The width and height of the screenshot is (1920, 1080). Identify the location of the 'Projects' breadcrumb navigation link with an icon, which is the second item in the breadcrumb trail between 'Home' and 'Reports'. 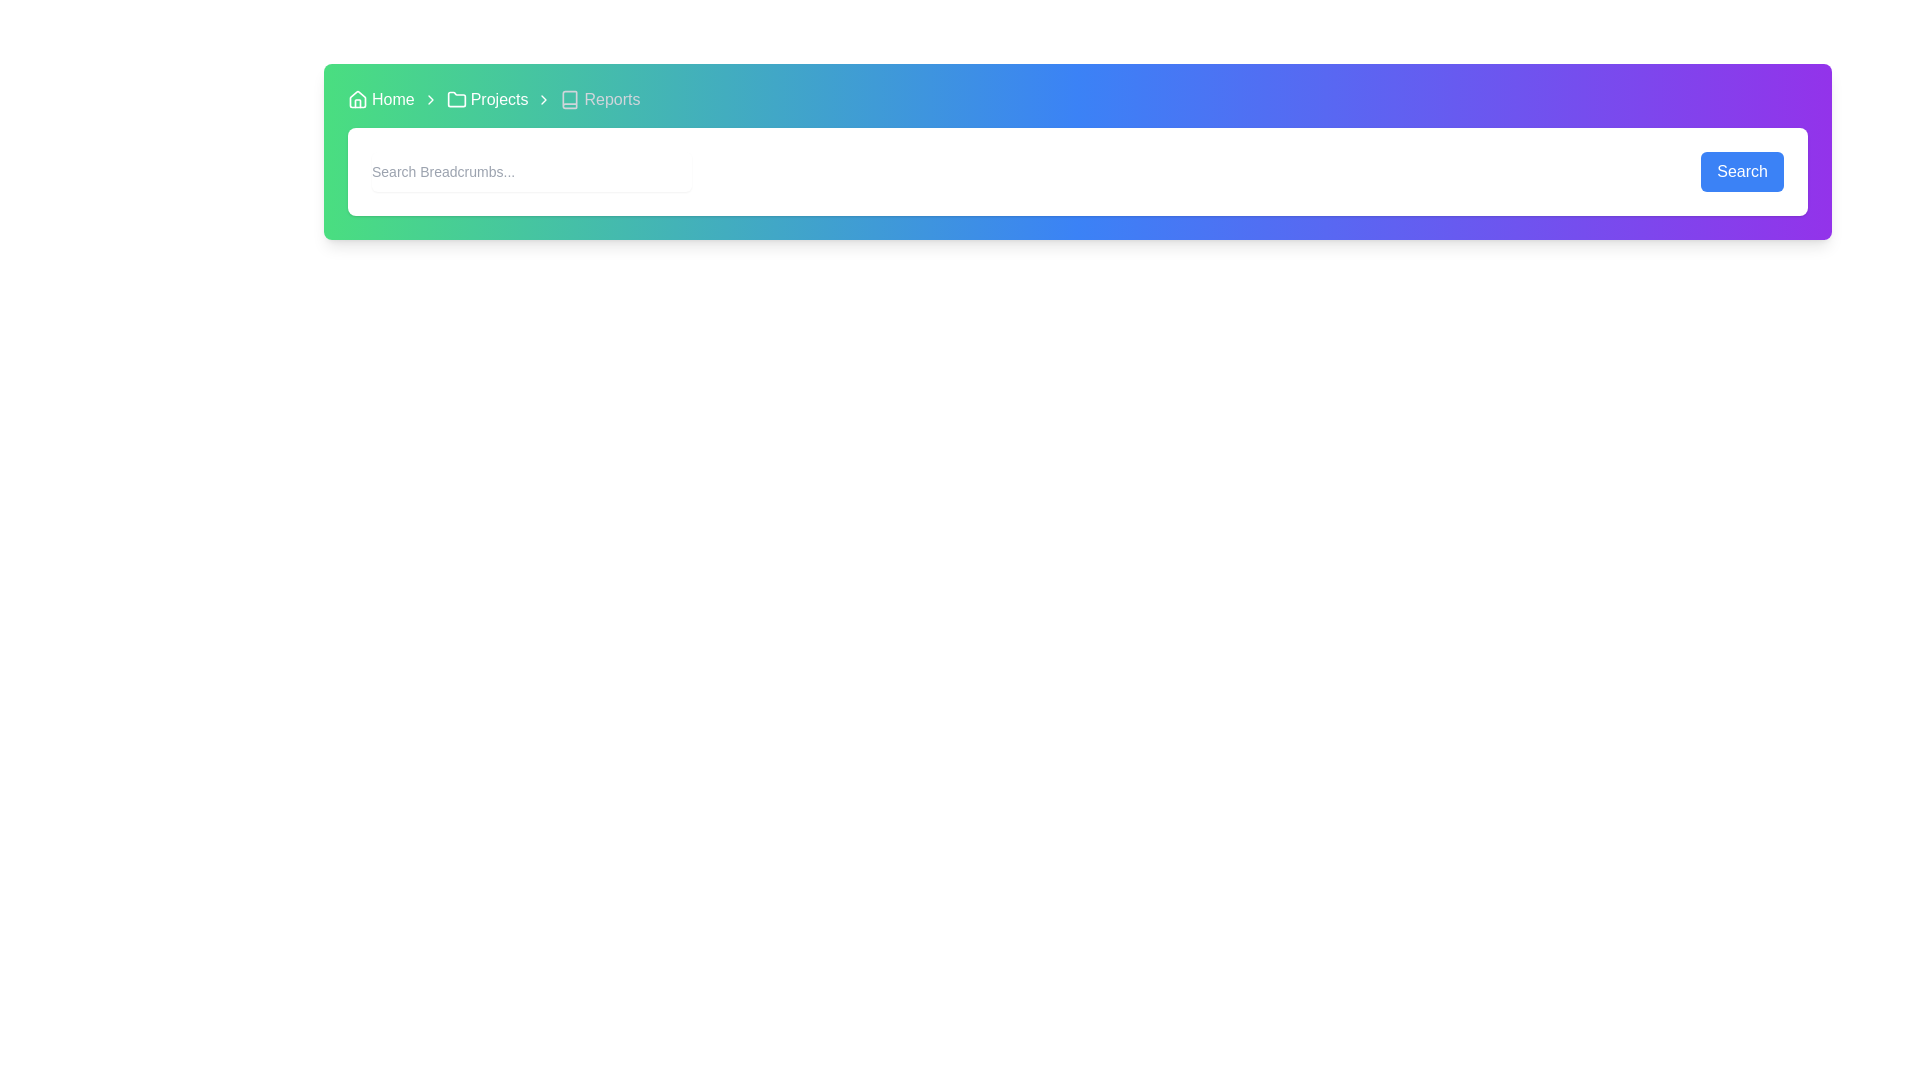
(487, 100).